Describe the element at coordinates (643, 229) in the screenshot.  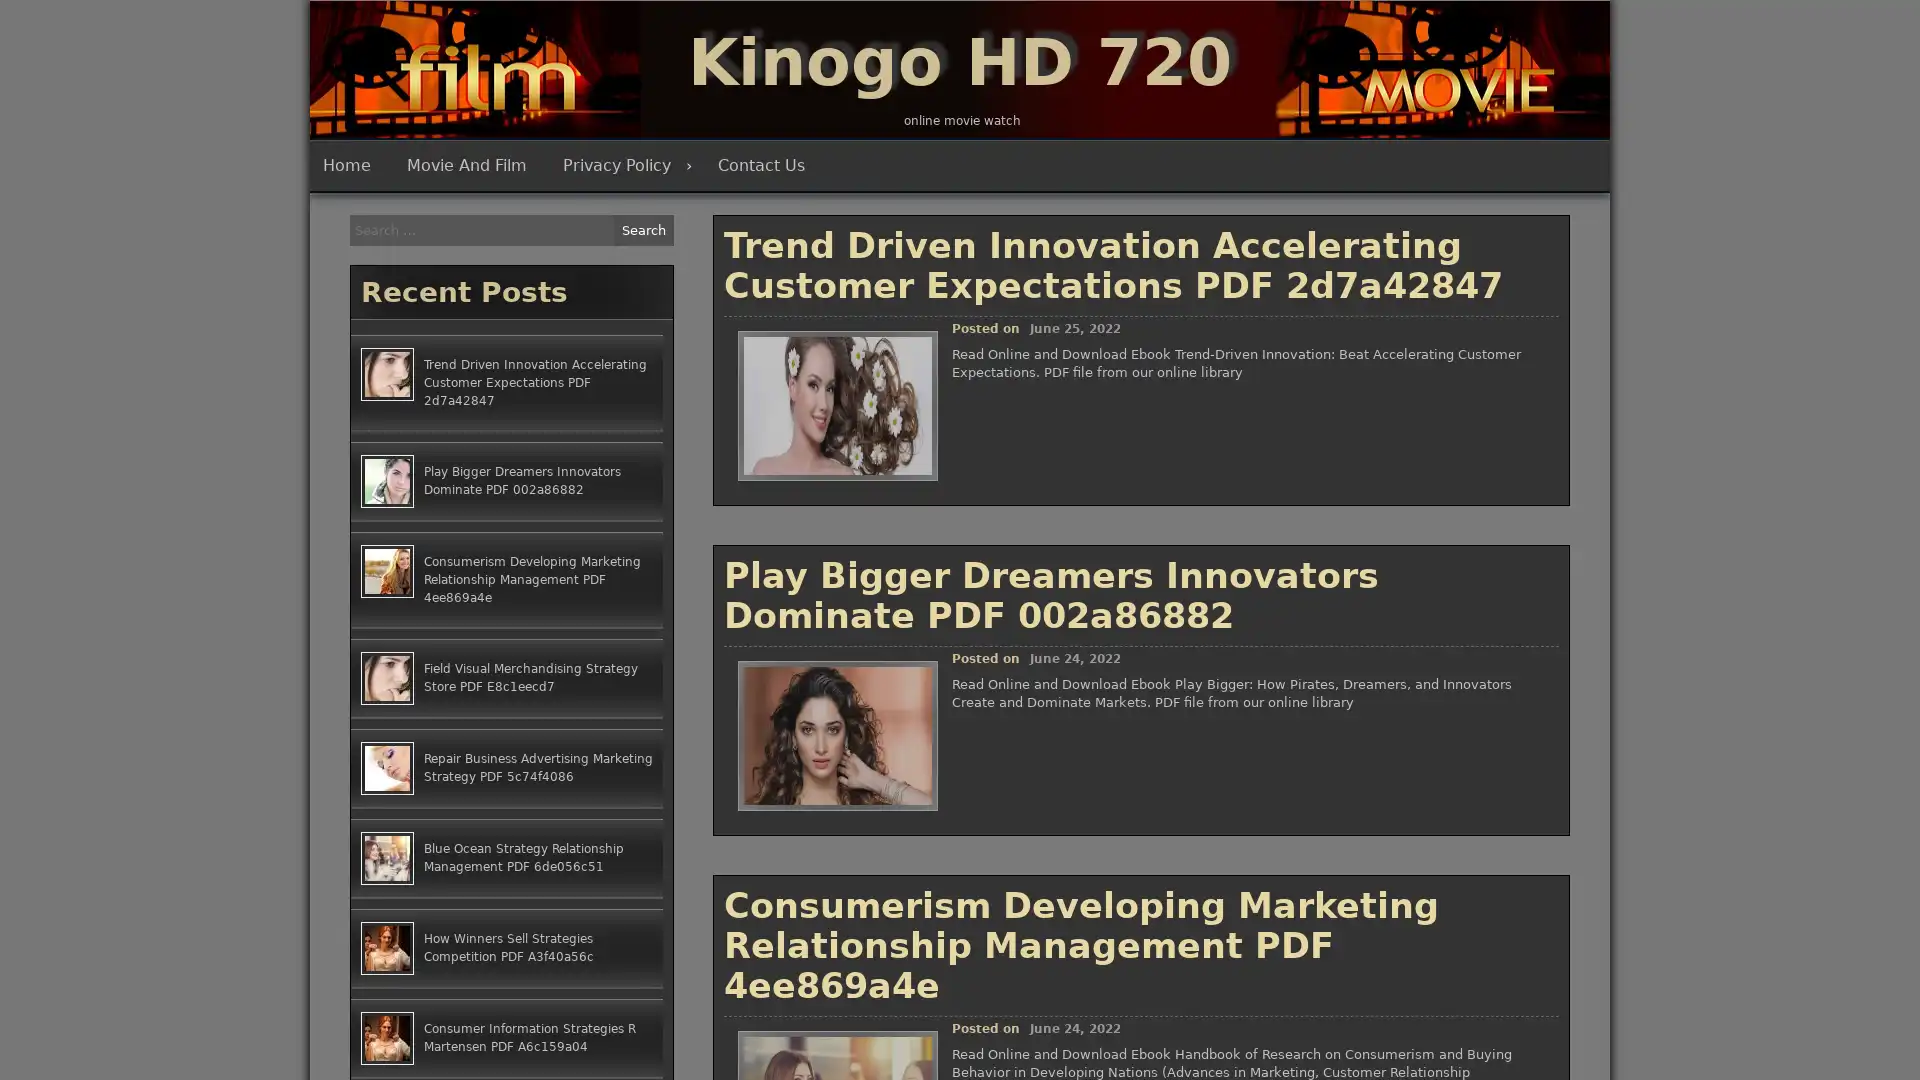
I see `Search` at that location.